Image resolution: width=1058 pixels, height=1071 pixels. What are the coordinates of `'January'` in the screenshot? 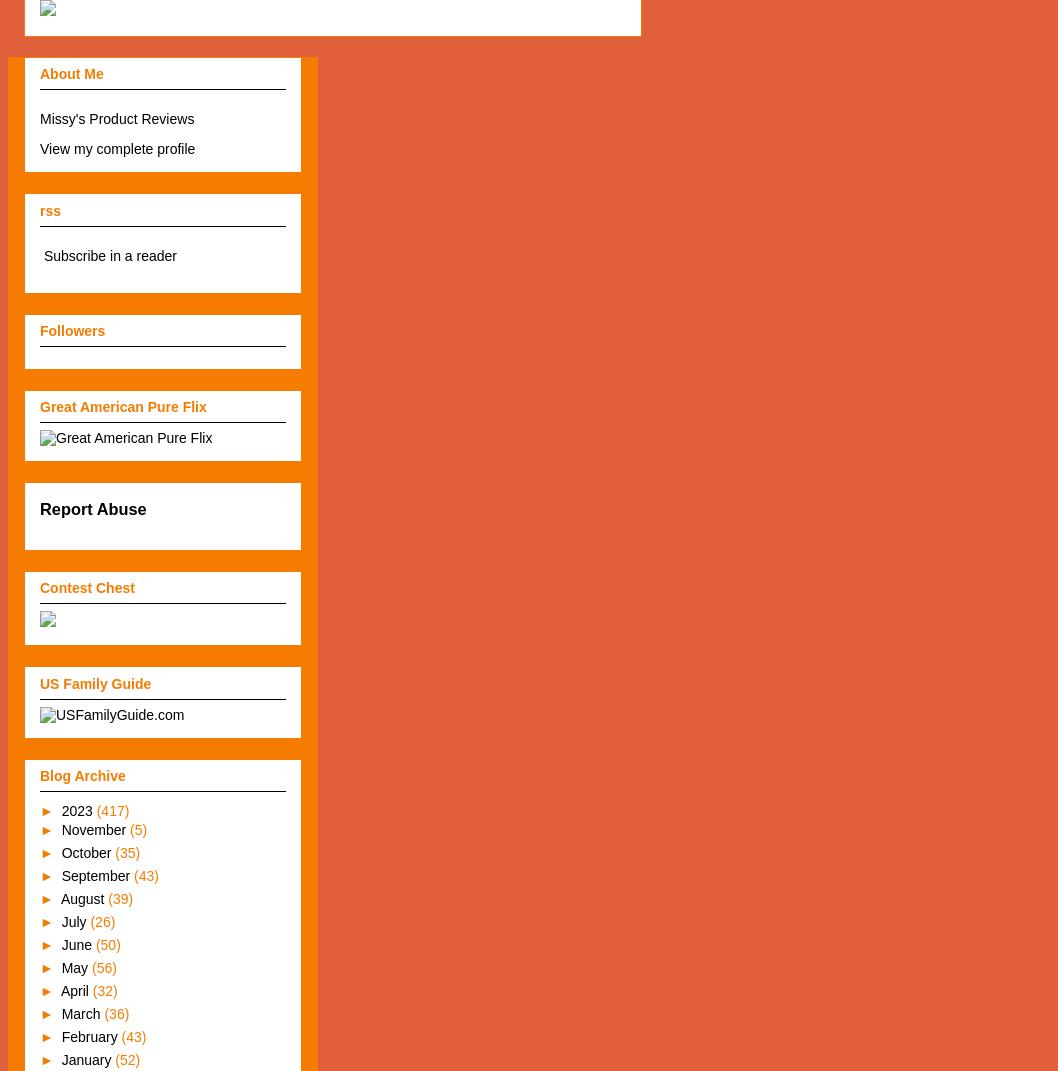 It's located at (88, 1059).